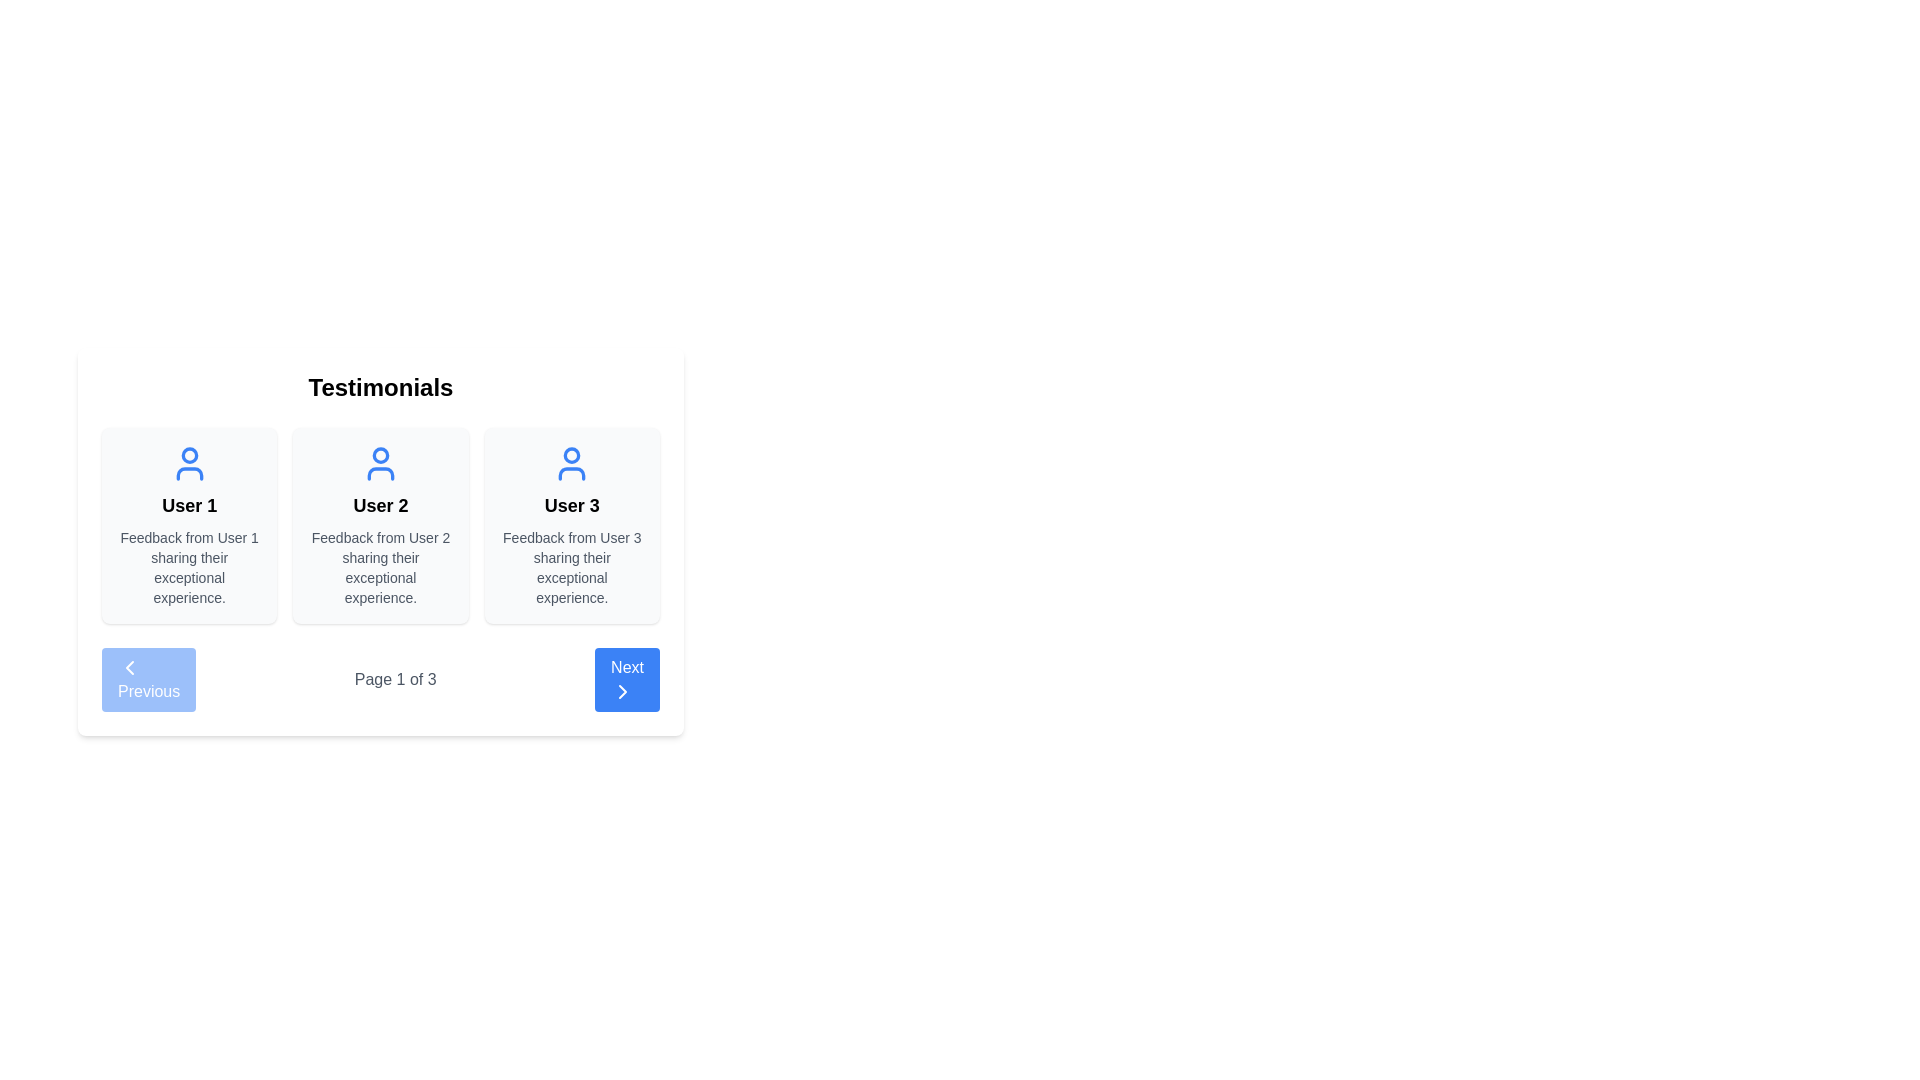 Image resolution: width=1920 pixels, height=1080 pixels. I want to click on the SVG Circle representing the user avatar in the second testimonial user card located under the heading 'Testimonials', so click(380, 455).